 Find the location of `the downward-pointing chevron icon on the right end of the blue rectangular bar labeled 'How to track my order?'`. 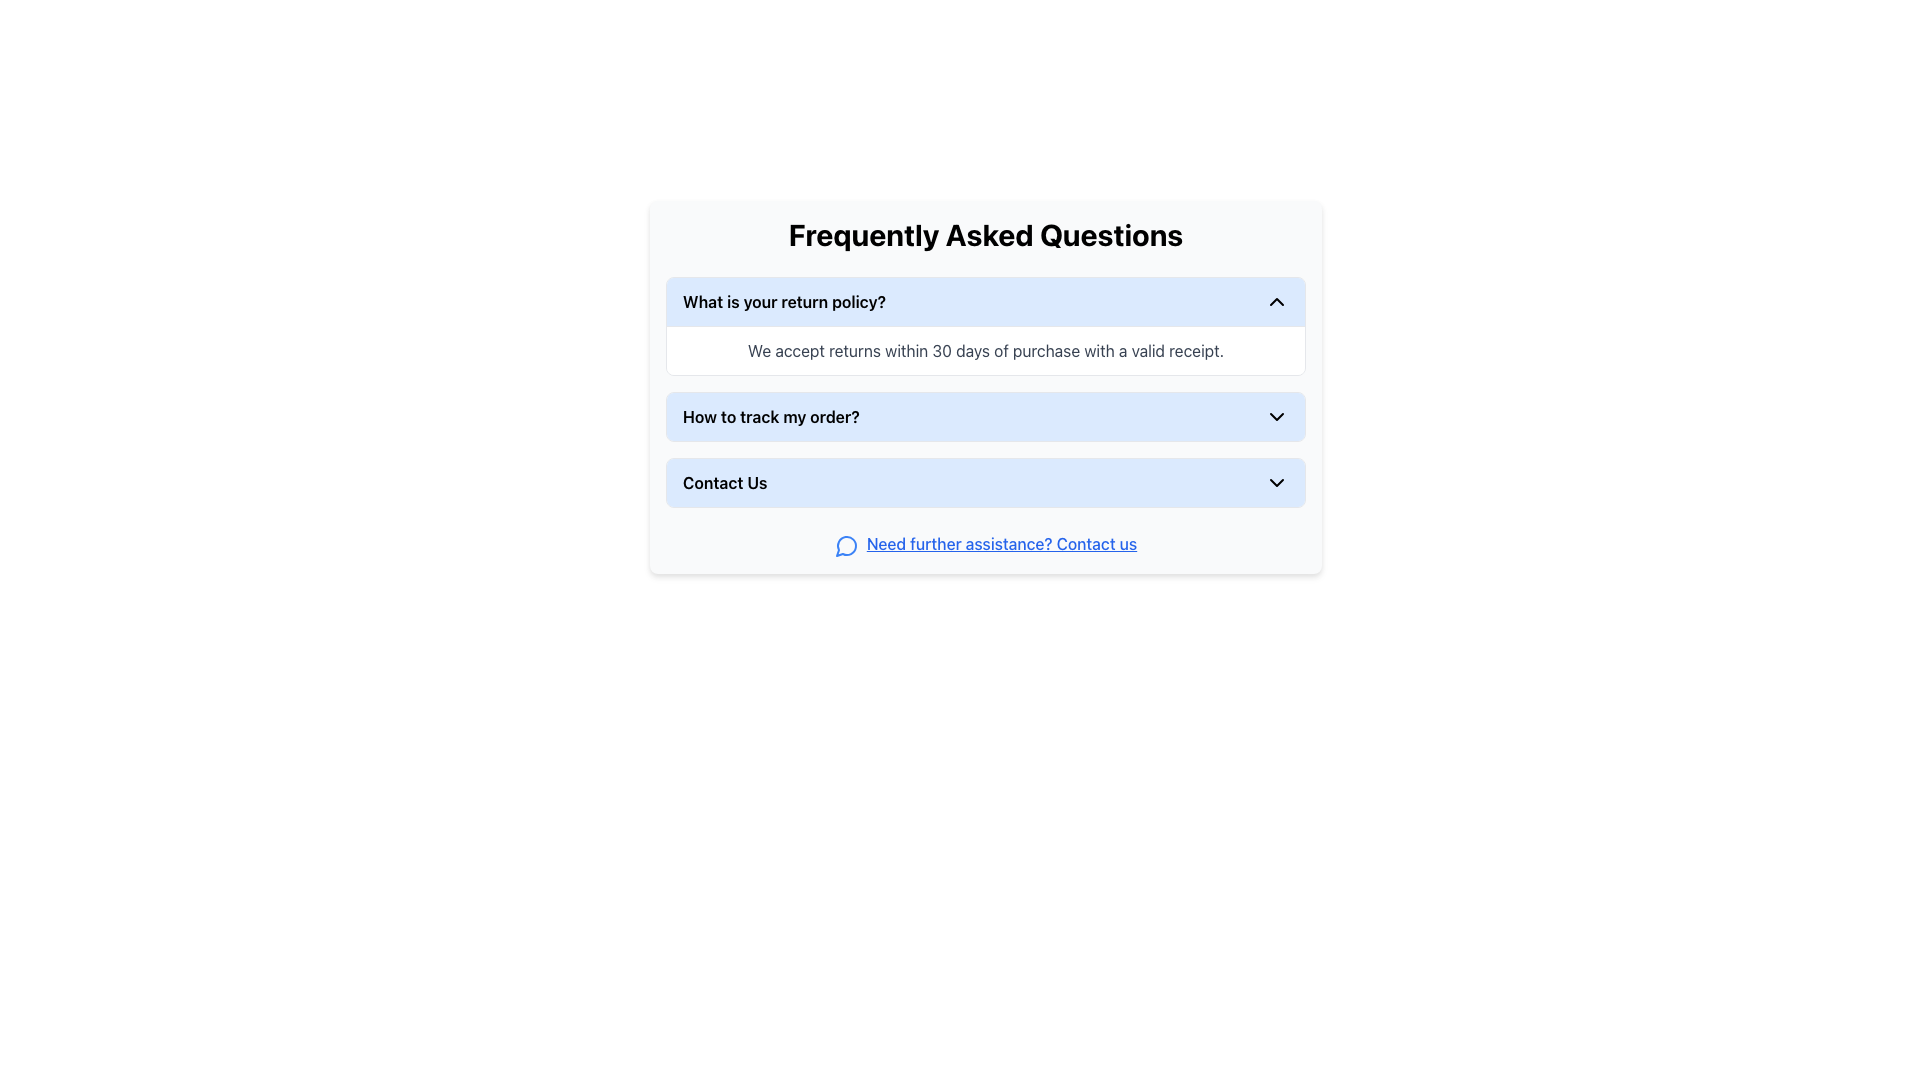

the downward-pointing chevron icon on the right end of the blue rectangular bar labeled 'How to track my order?' is located at coordinates (1275, 415).